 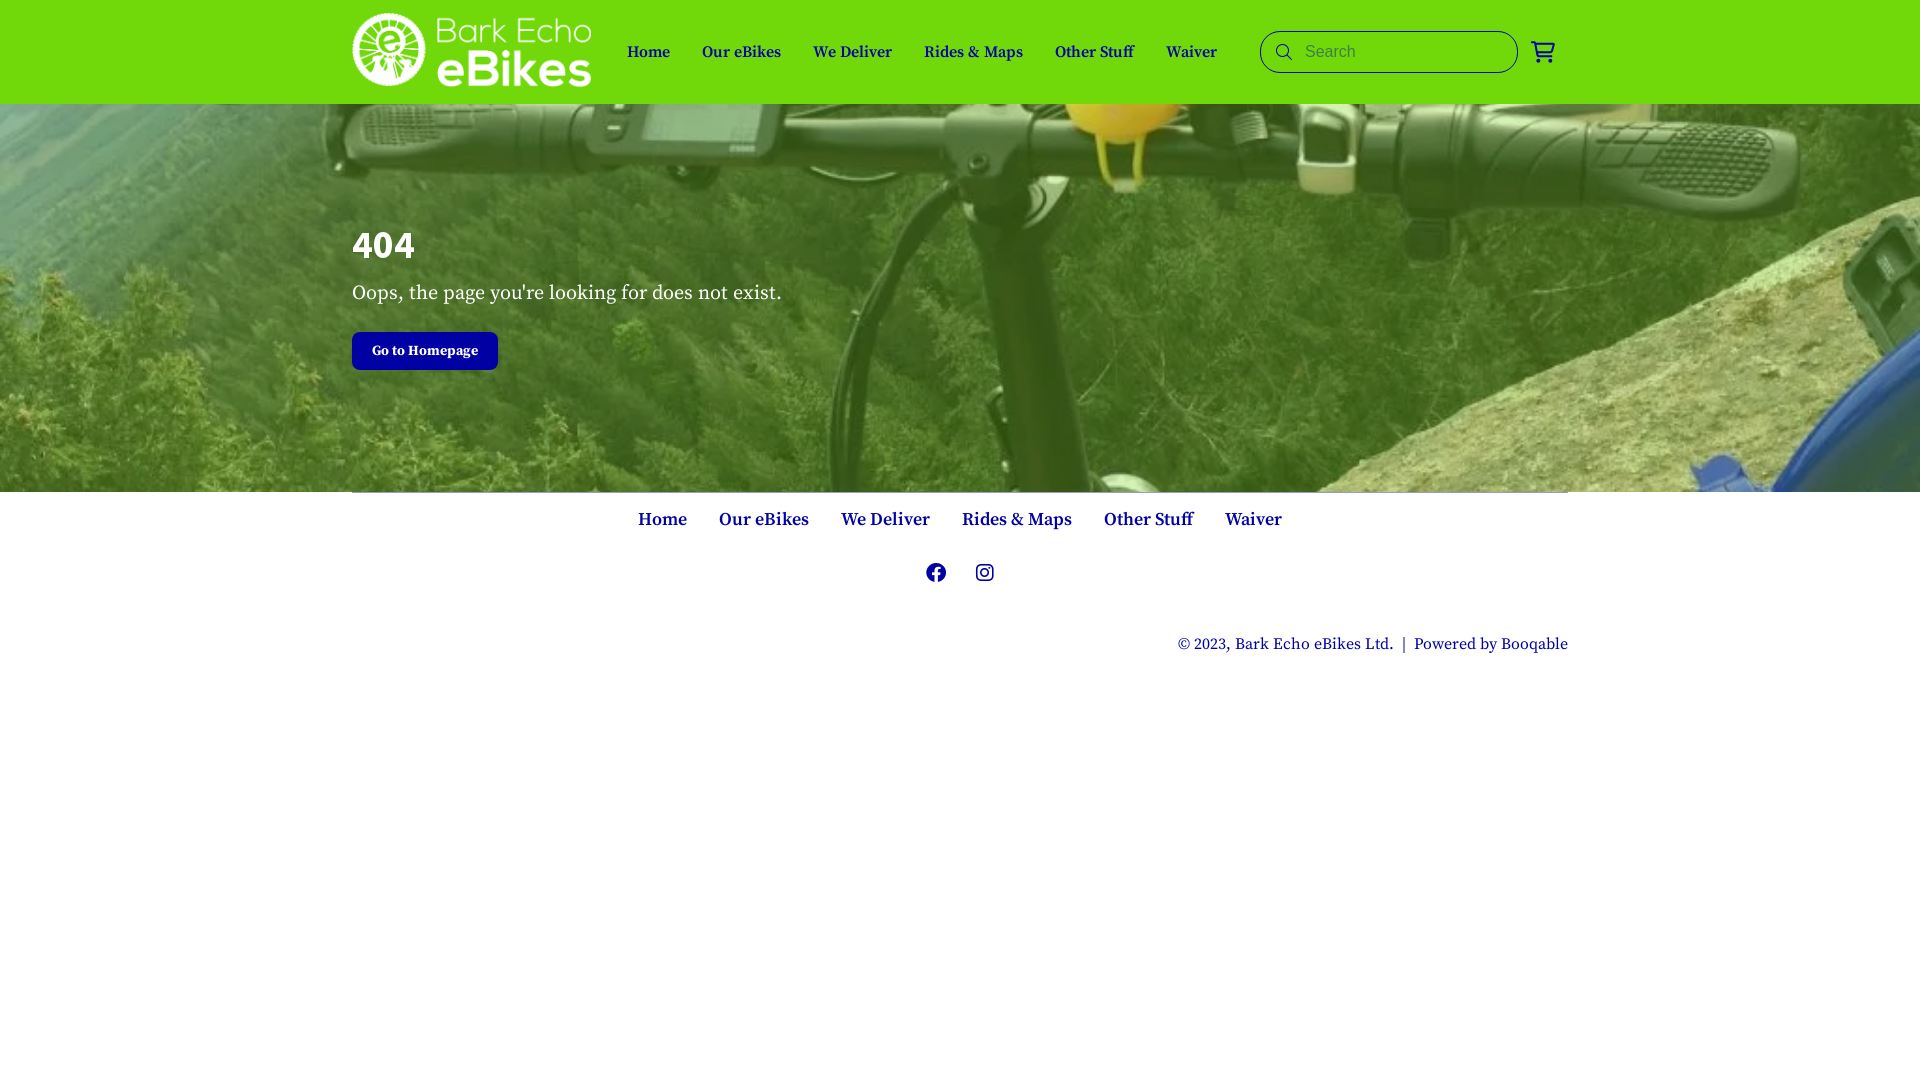 I want to click on 'Go to Homepage', so click(x=424, y=350).